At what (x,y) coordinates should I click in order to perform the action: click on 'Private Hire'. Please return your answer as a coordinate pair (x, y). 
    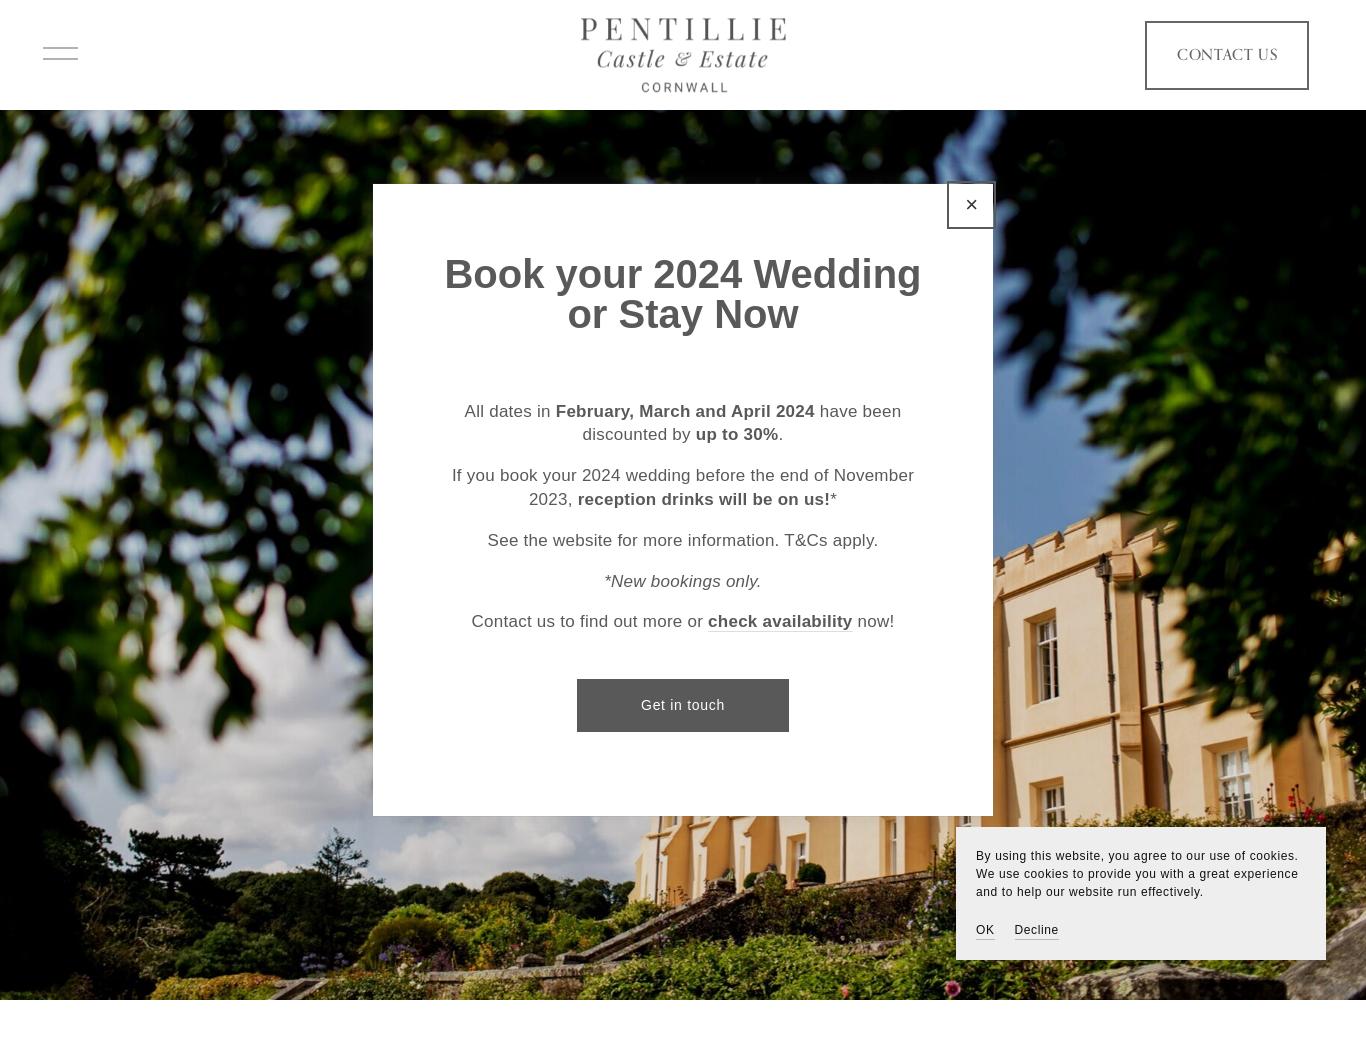
    Looking at the image, I should click on (520, 485).